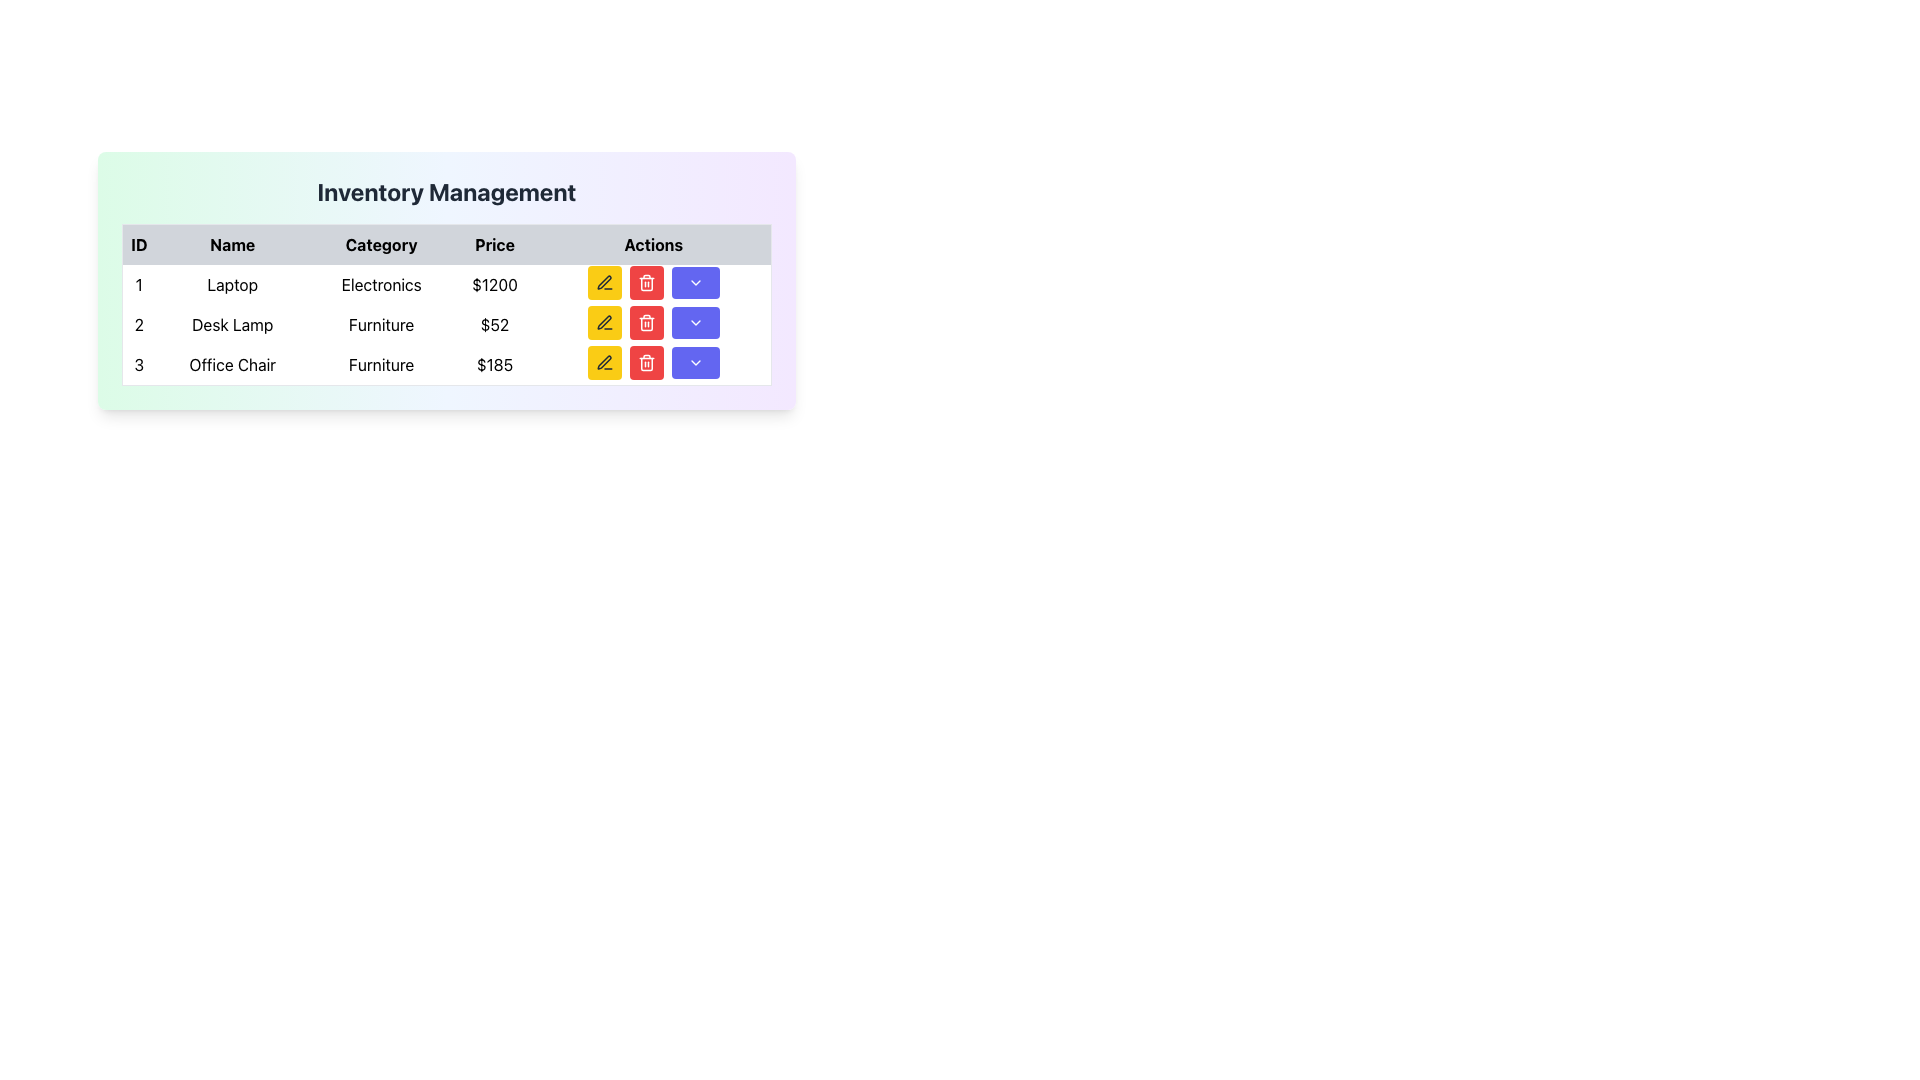 The height and width of the screenshot is (1080, 1920). What do you see at coordinates (603, 362) in the screenshot?
I see `the first button in the 'Actions' column of the last row in the 'Inventory Management' table` at bounding box center [603, 362].